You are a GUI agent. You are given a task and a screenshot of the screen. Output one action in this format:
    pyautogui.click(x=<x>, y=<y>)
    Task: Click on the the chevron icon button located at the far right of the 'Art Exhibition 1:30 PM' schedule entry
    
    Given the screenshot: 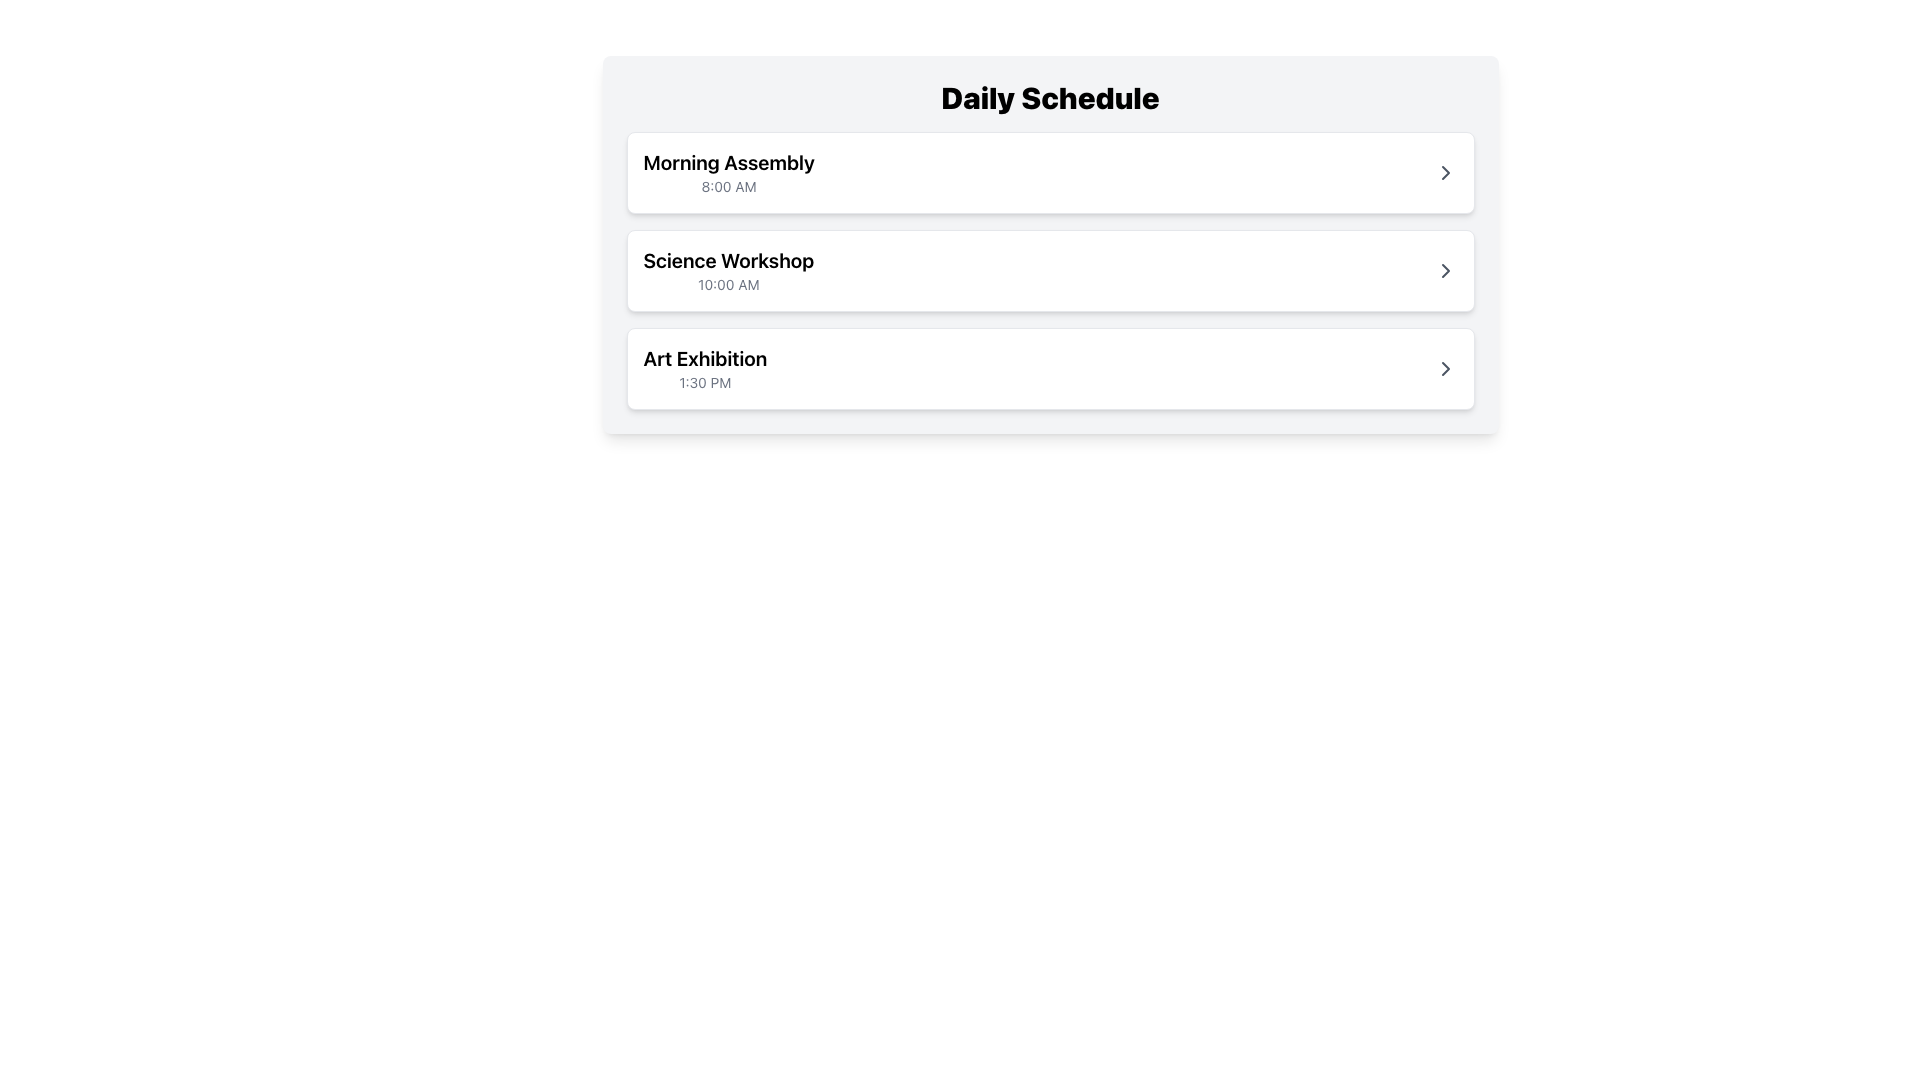 What is the action you would take?
    pyautogui.click(x=1445, y=369)
    